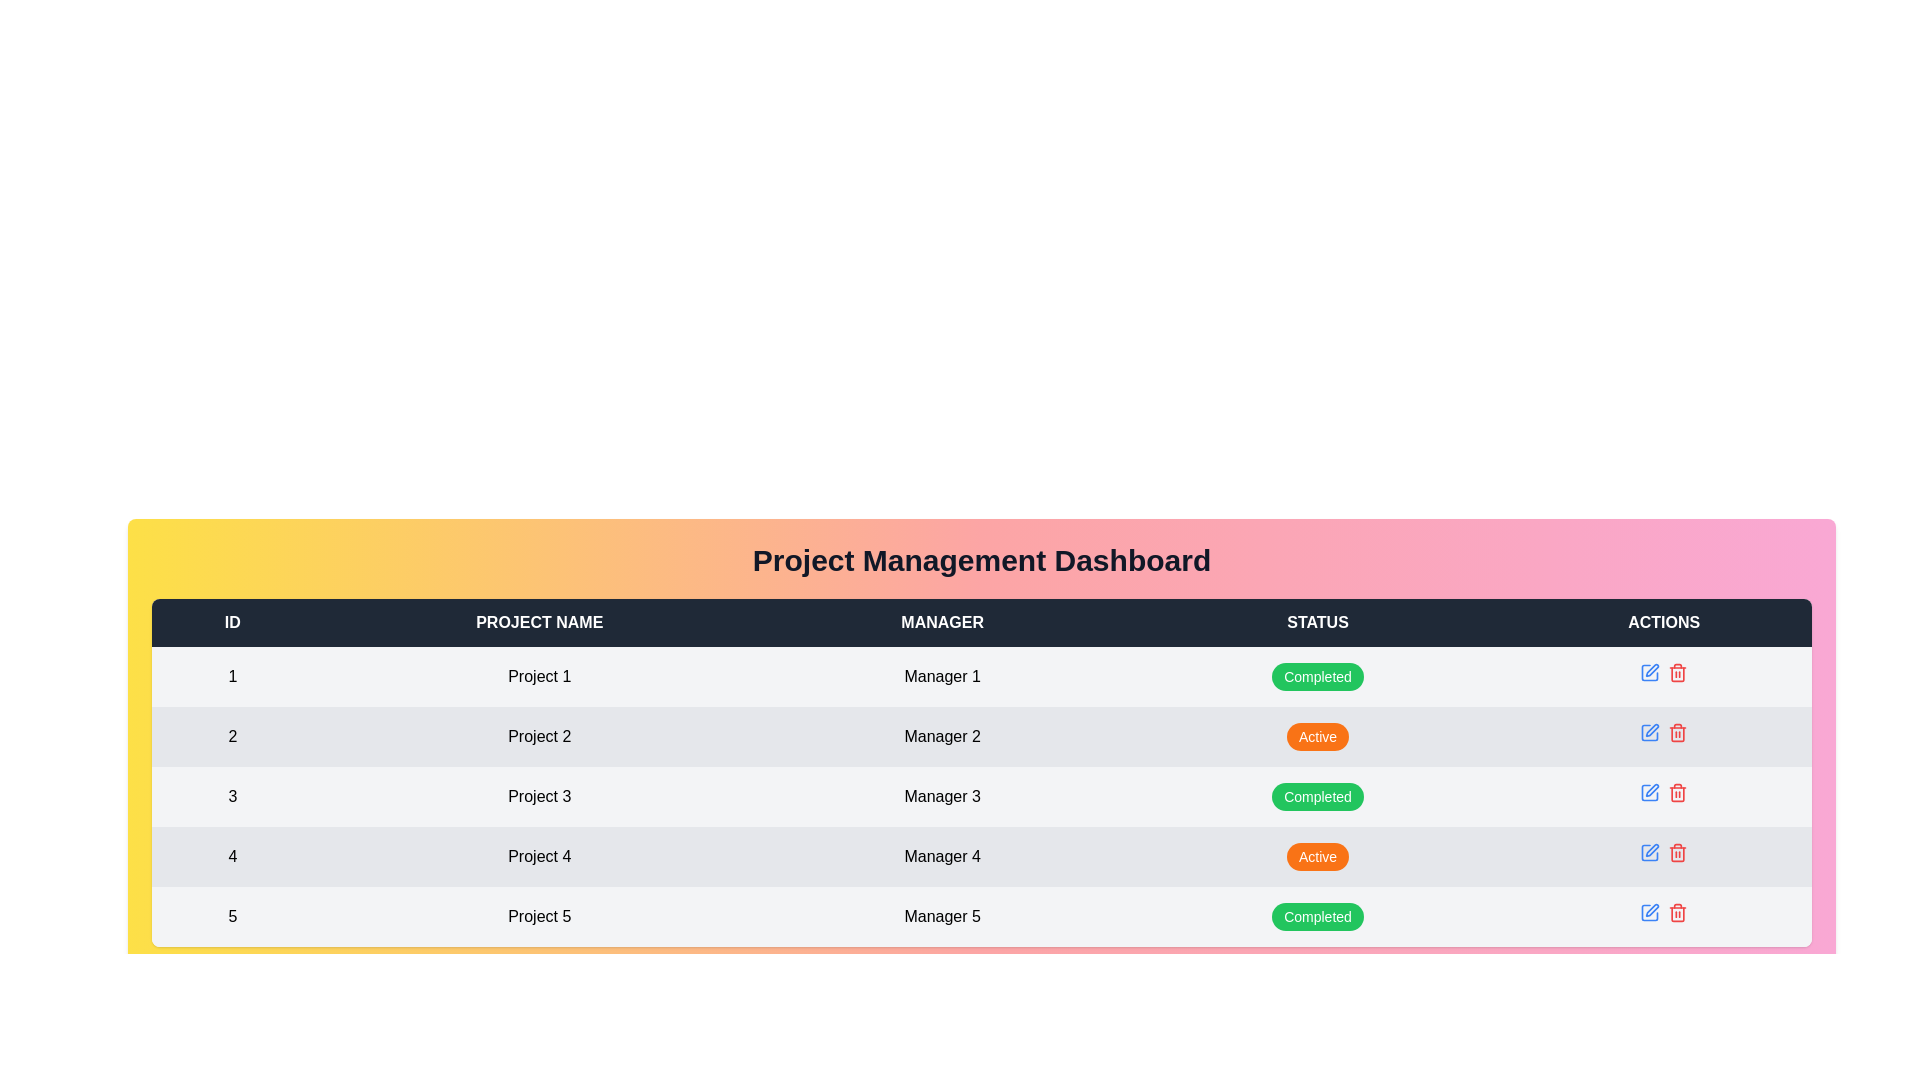 The width and height of the screenshot is (1920, 1080). I want to click on the text label that identifies the project name in the 'PROJECT NAME' column for the fourth row of the table, so click(539, 855).